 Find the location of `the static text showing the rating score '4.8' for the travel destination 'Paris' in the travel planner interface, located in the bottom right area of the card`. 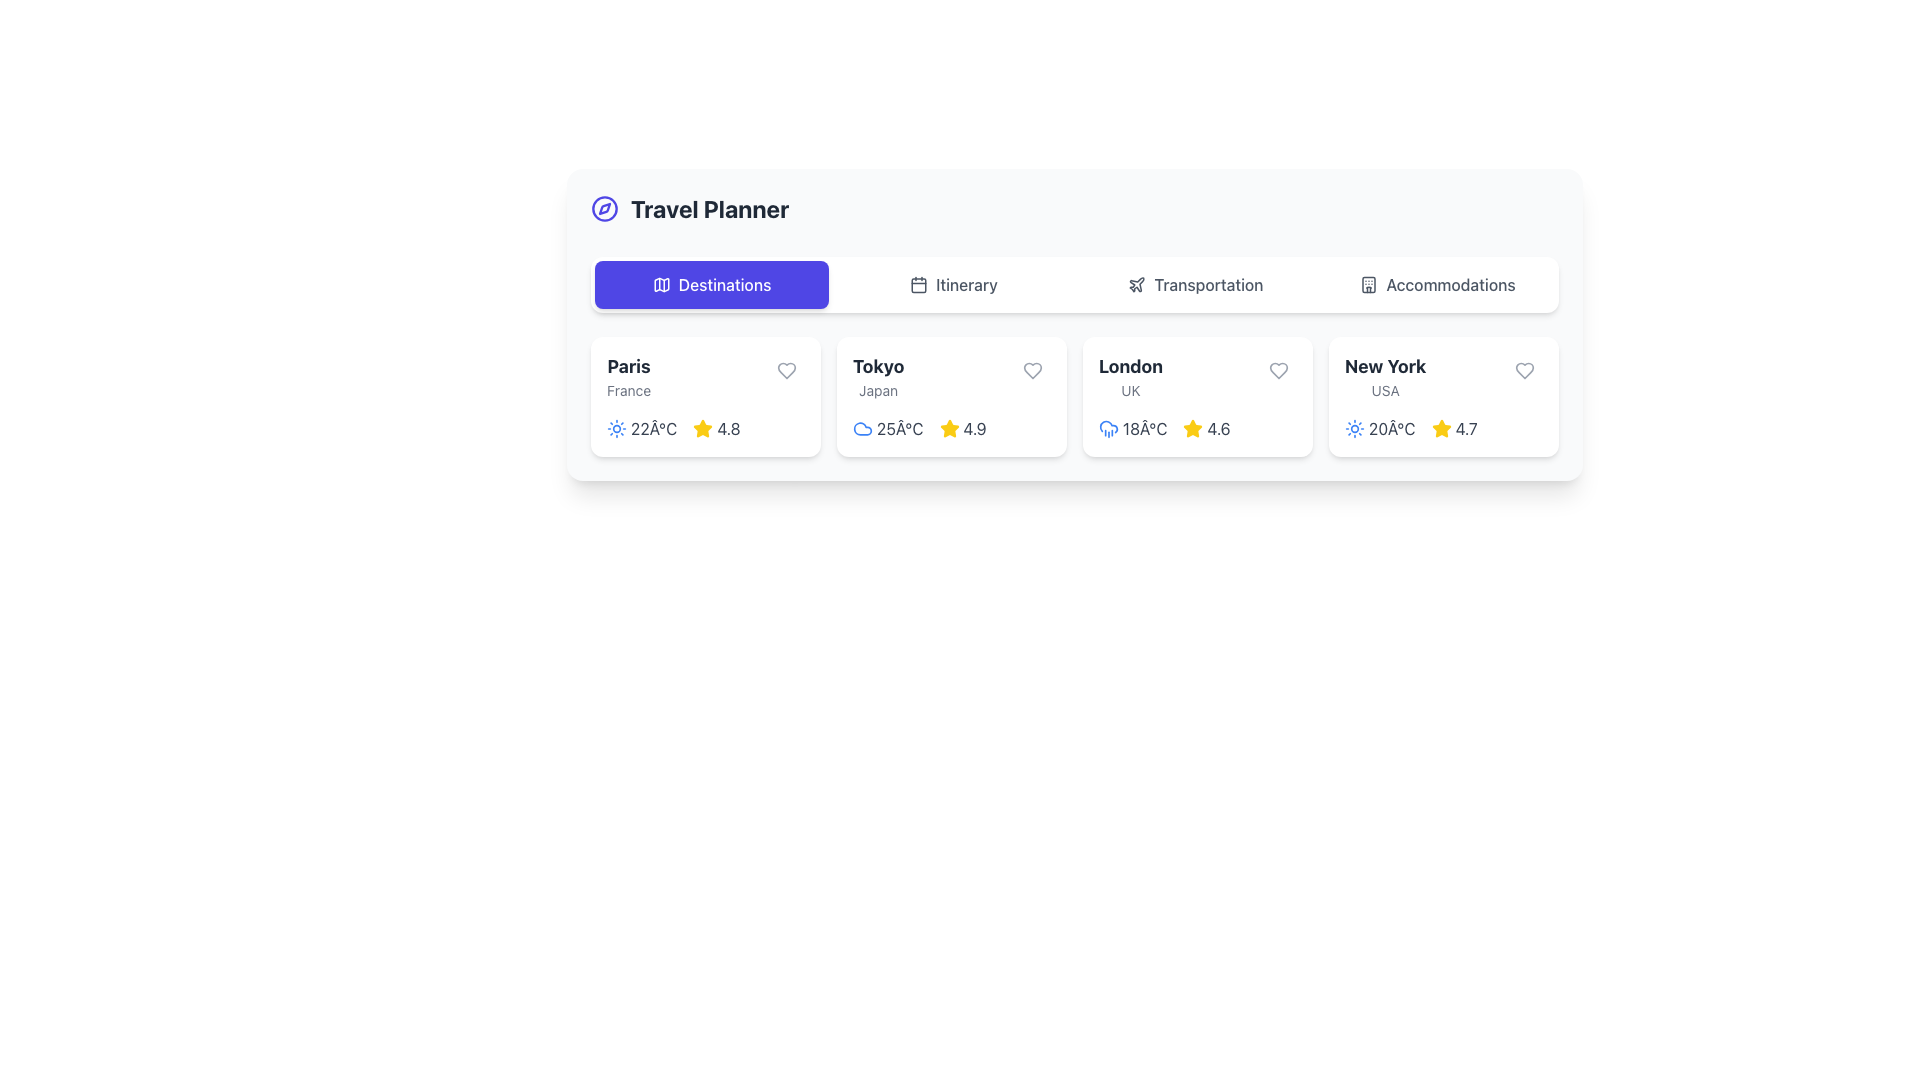

the static text showing the rating score '4.8' for the travel destination 'Paris' in the travel planner interface, located in the bottom right area of the card is located at coordinates (727, 427).